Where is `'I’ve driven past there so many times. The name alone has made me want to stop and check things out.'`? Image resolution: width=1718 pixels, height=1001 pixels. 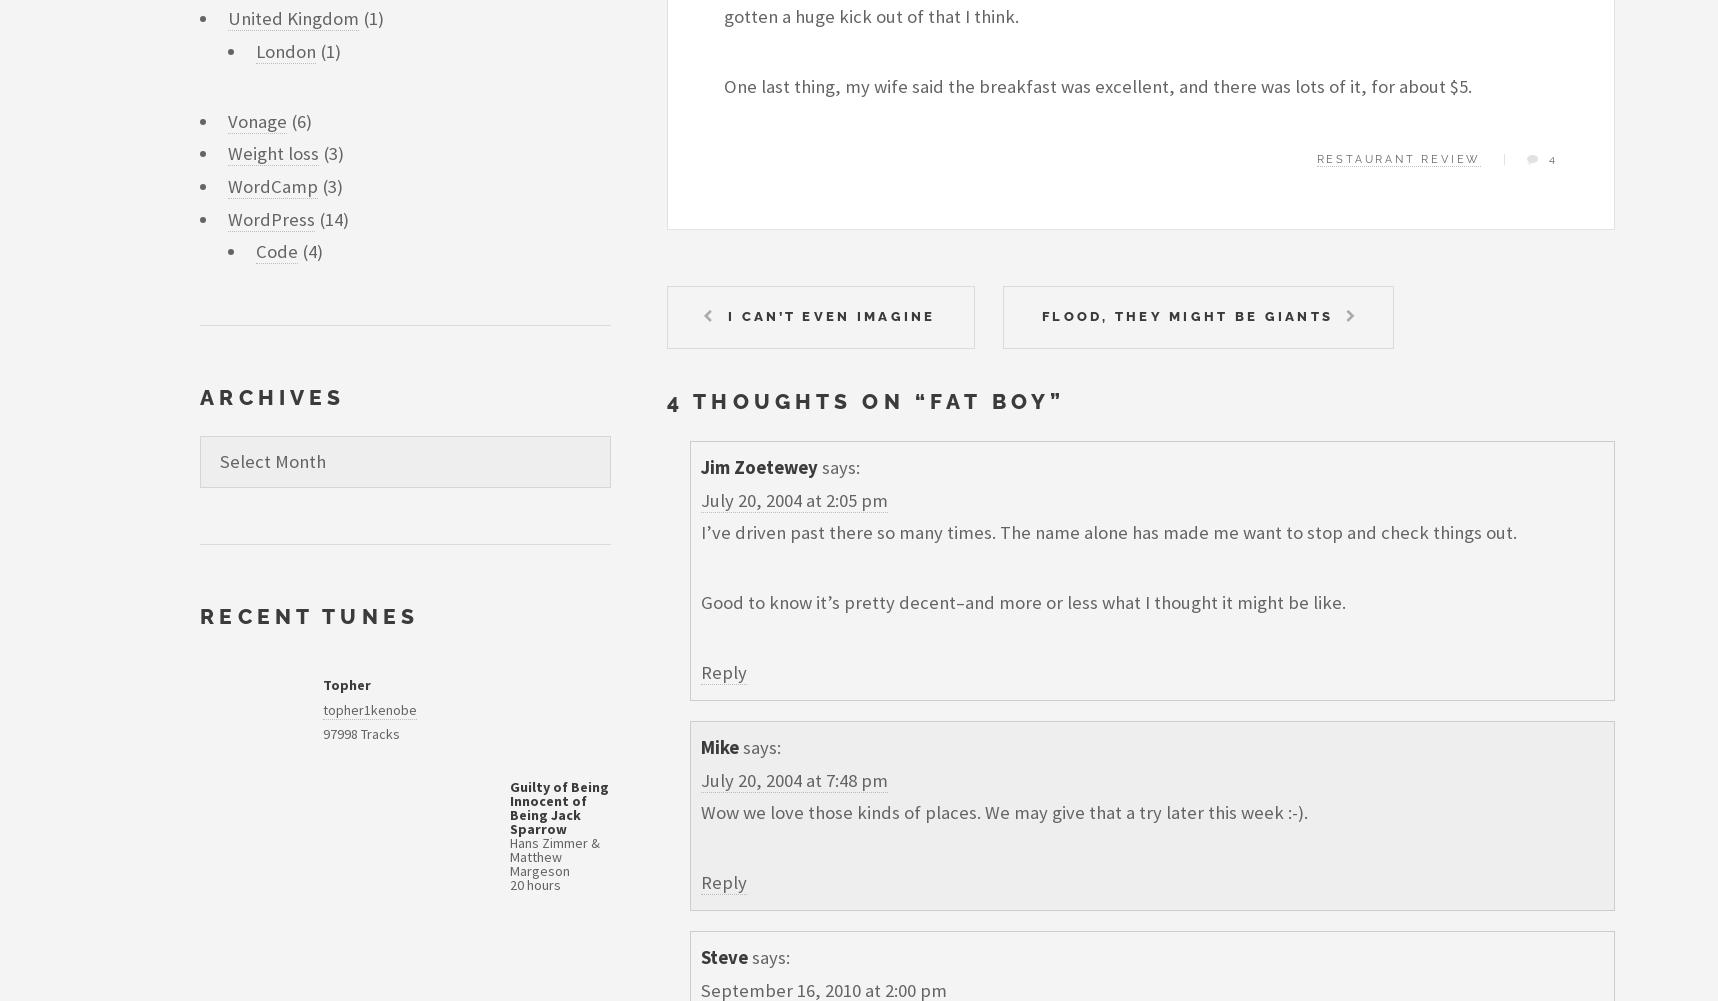
'I’ve driven past there so many times. The name alone has made me want to stop and check things out.' is located at coordinates (1107, 531).